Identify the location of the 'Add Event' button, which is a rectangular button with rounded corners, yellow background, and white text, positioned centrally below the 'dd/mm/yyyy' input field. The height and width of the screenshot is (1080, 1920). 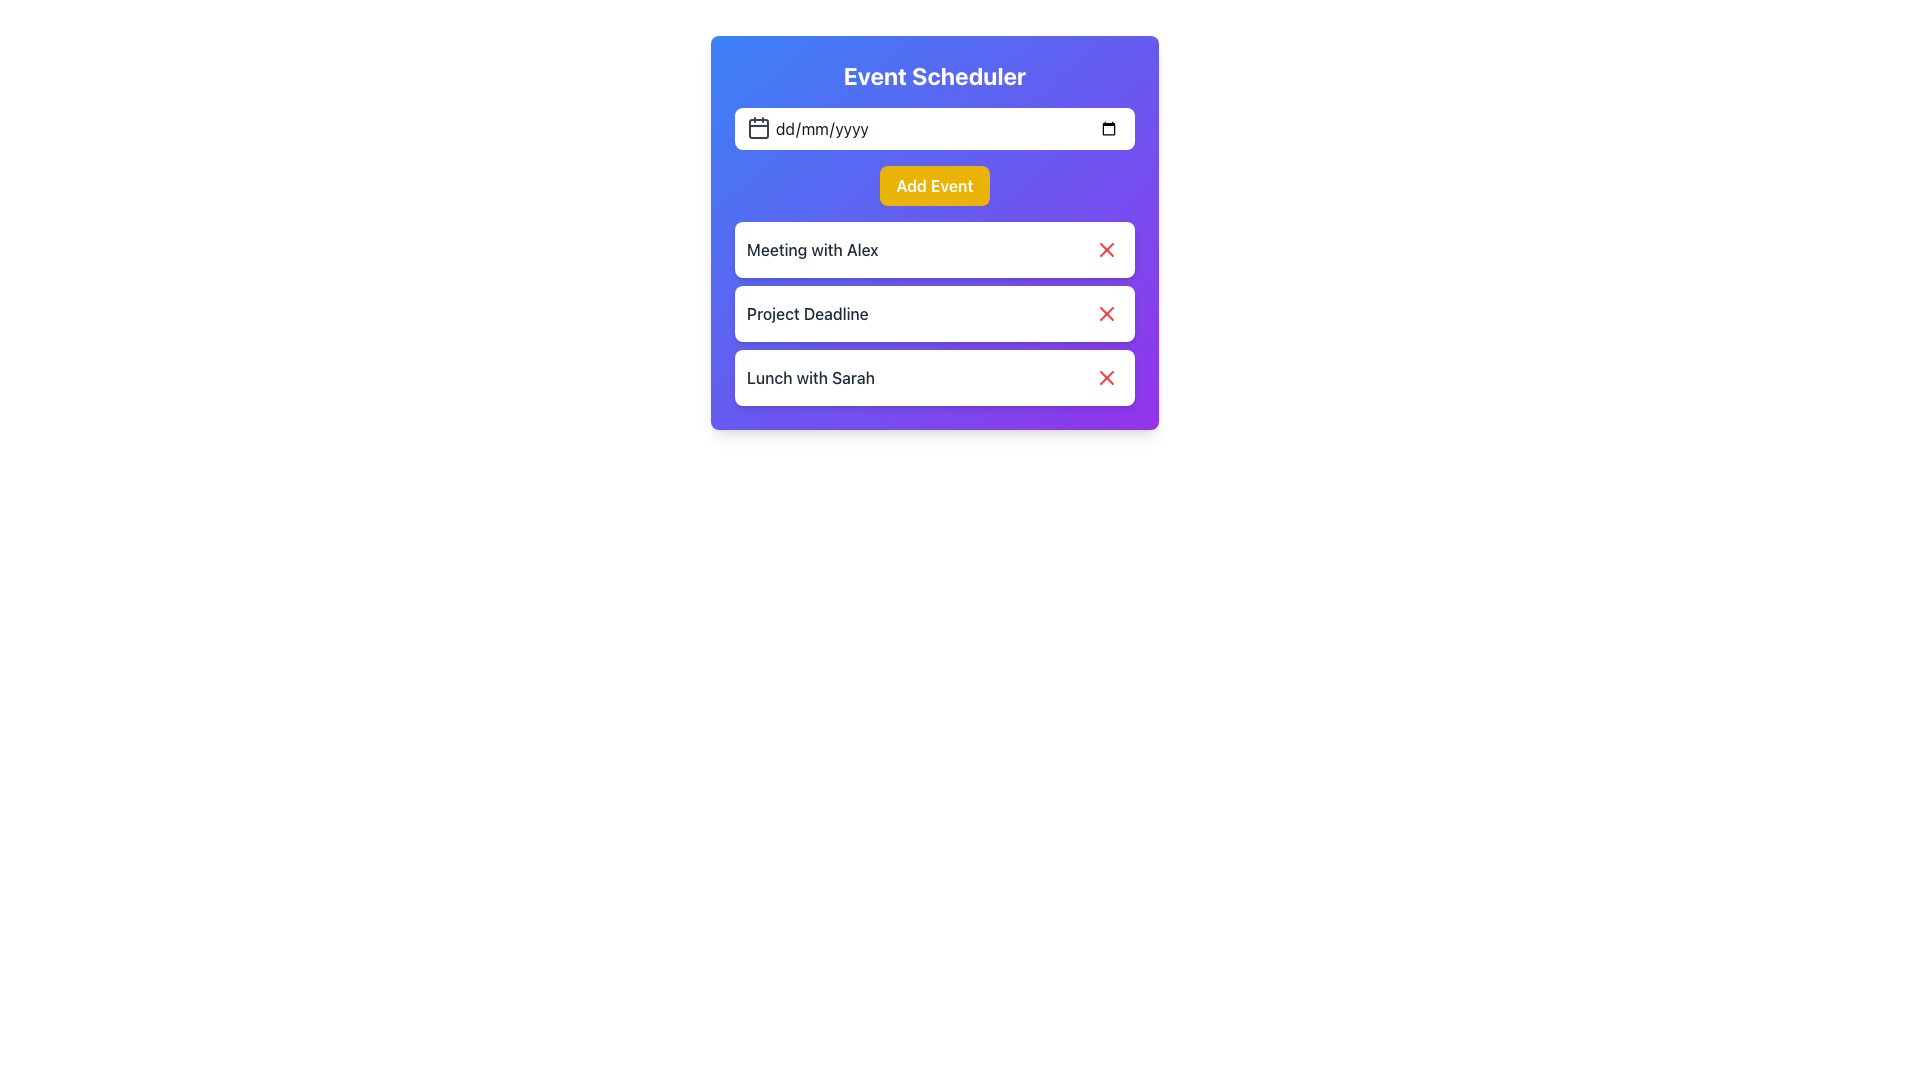
(934, 185).